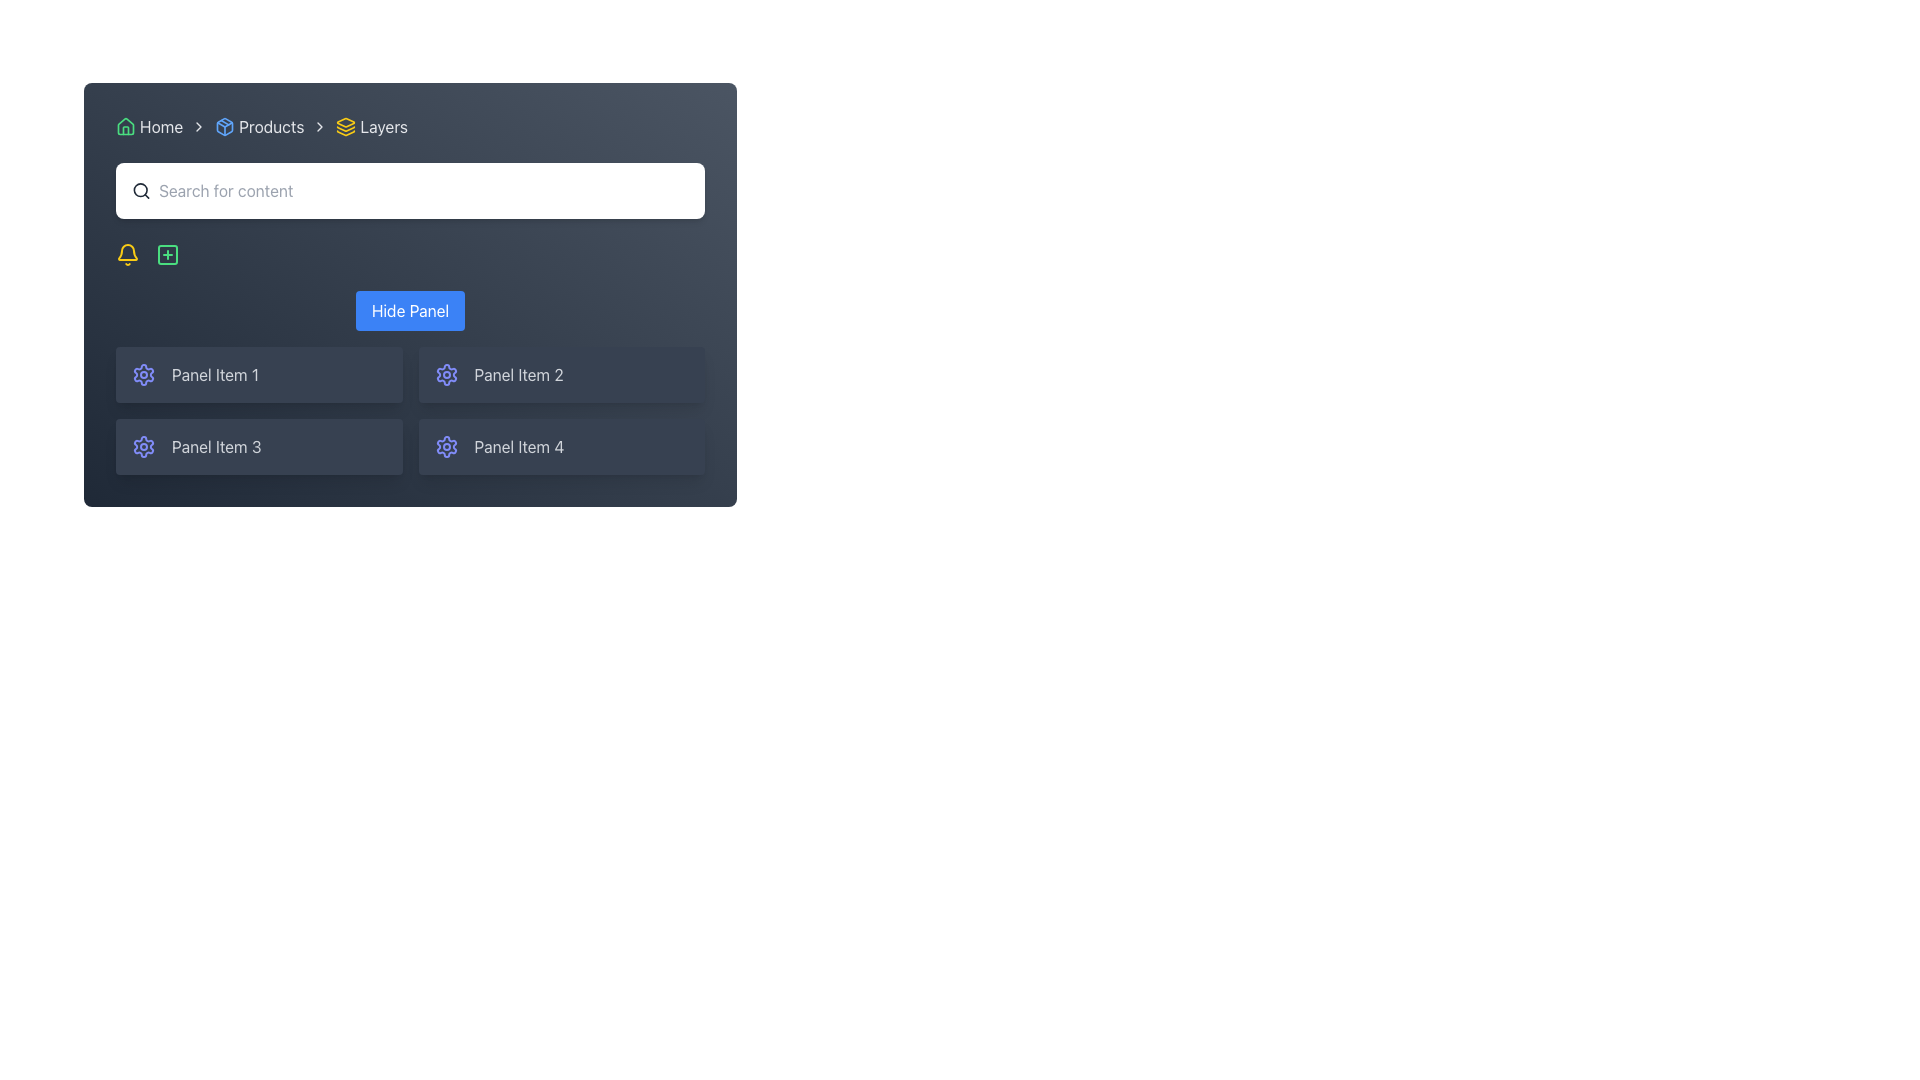 Image resolution: width=1920 pixels, height=1080 pixels. What do you see at coordinates (258, 446) in the screenshot?
I see `the Group Panel labeled 'Panel Item 3'` at bounding box center [258, 446].